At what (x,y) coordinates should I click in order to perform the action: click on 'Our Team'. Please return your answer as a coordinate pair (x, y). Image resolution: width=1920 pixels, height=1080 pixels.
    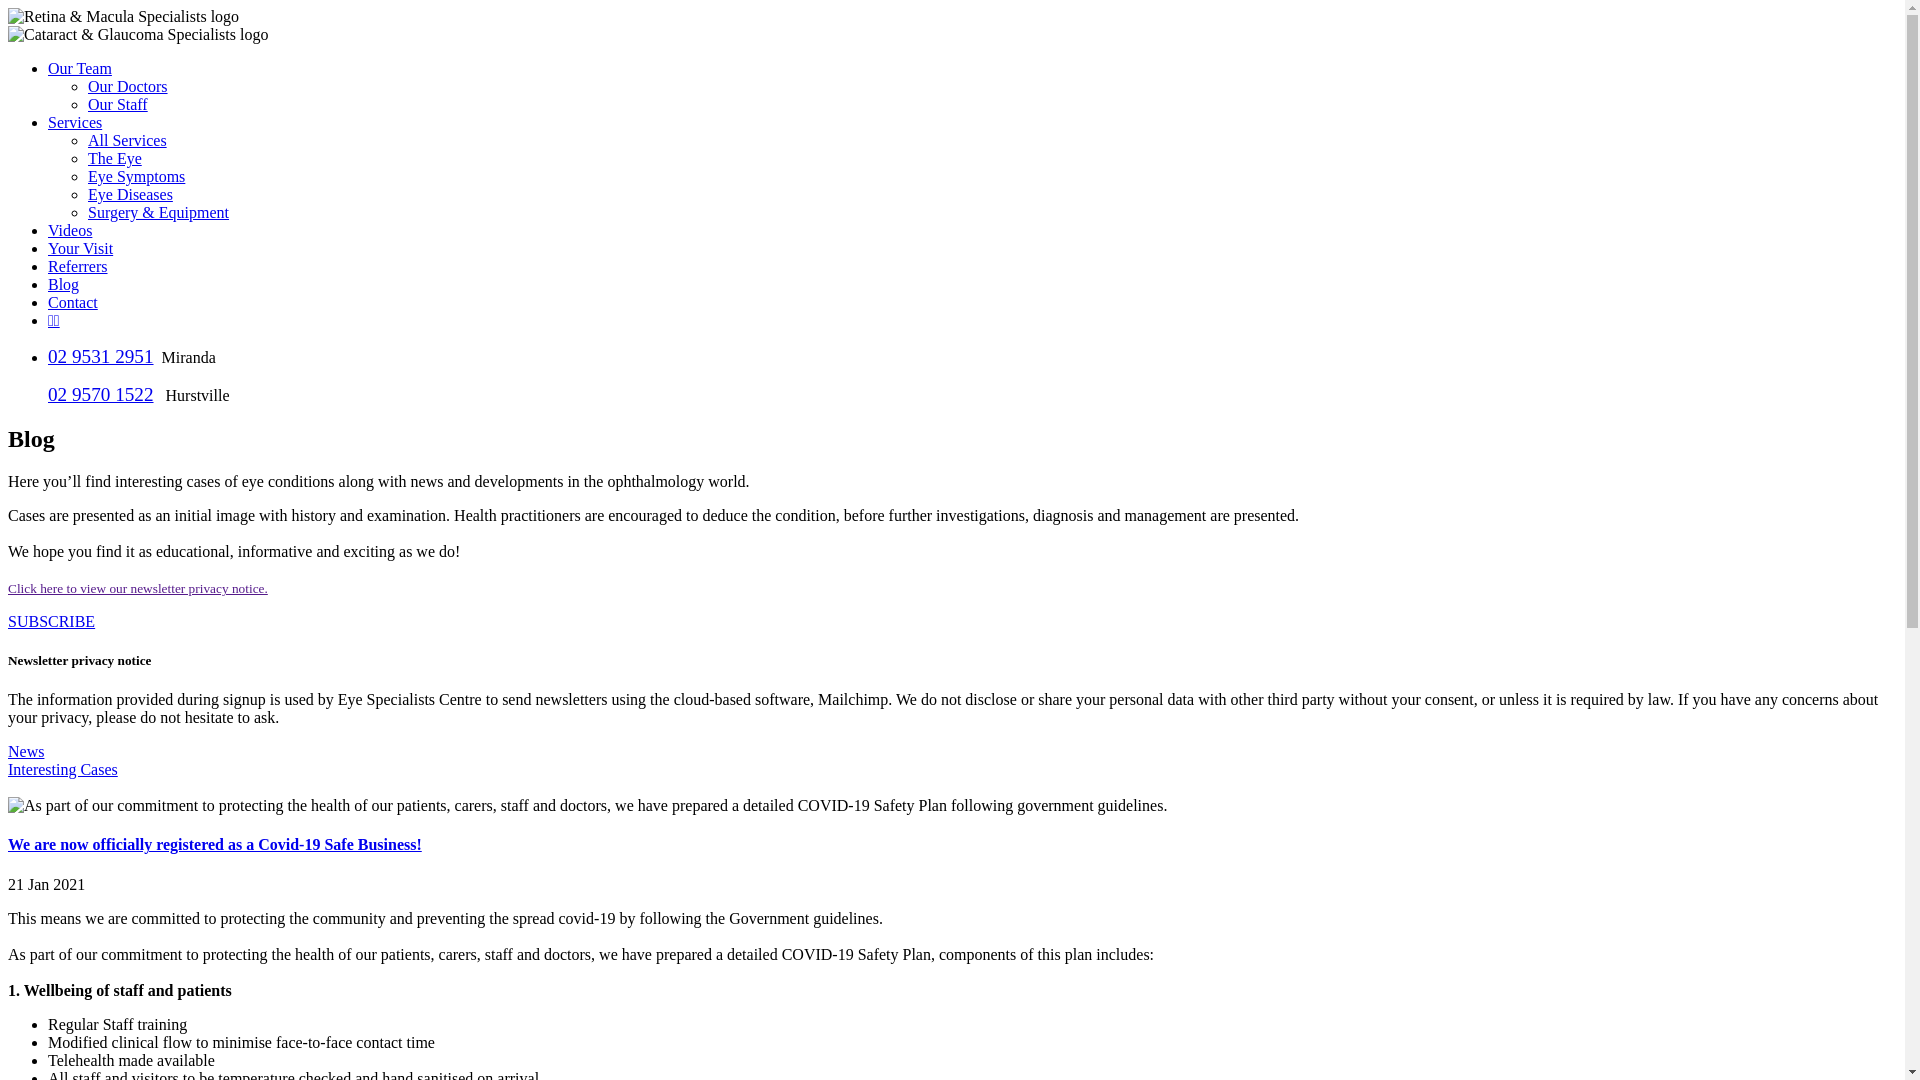
    Looking at the image, I should click on (80, 67).